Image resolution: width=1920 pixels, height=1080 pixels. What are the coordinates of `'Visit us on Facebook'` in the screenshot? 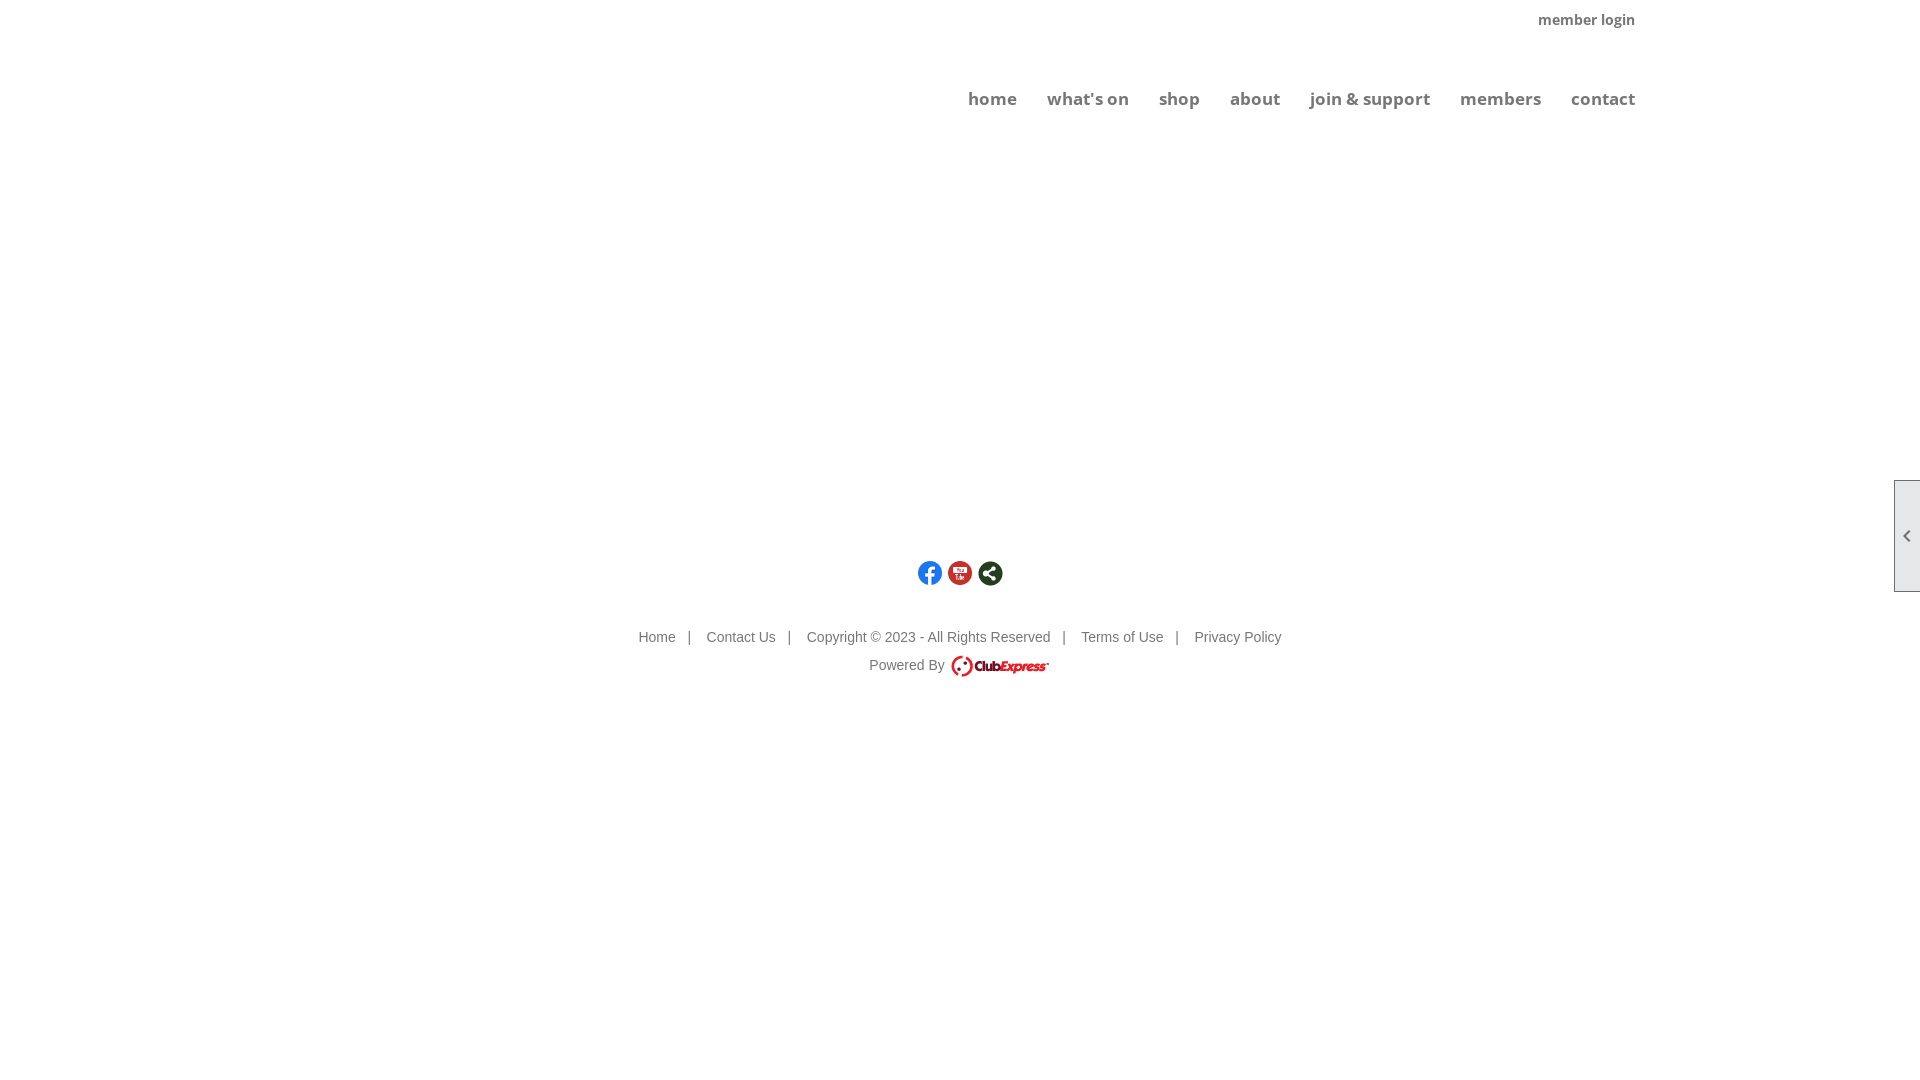 It's located at (929, 573).